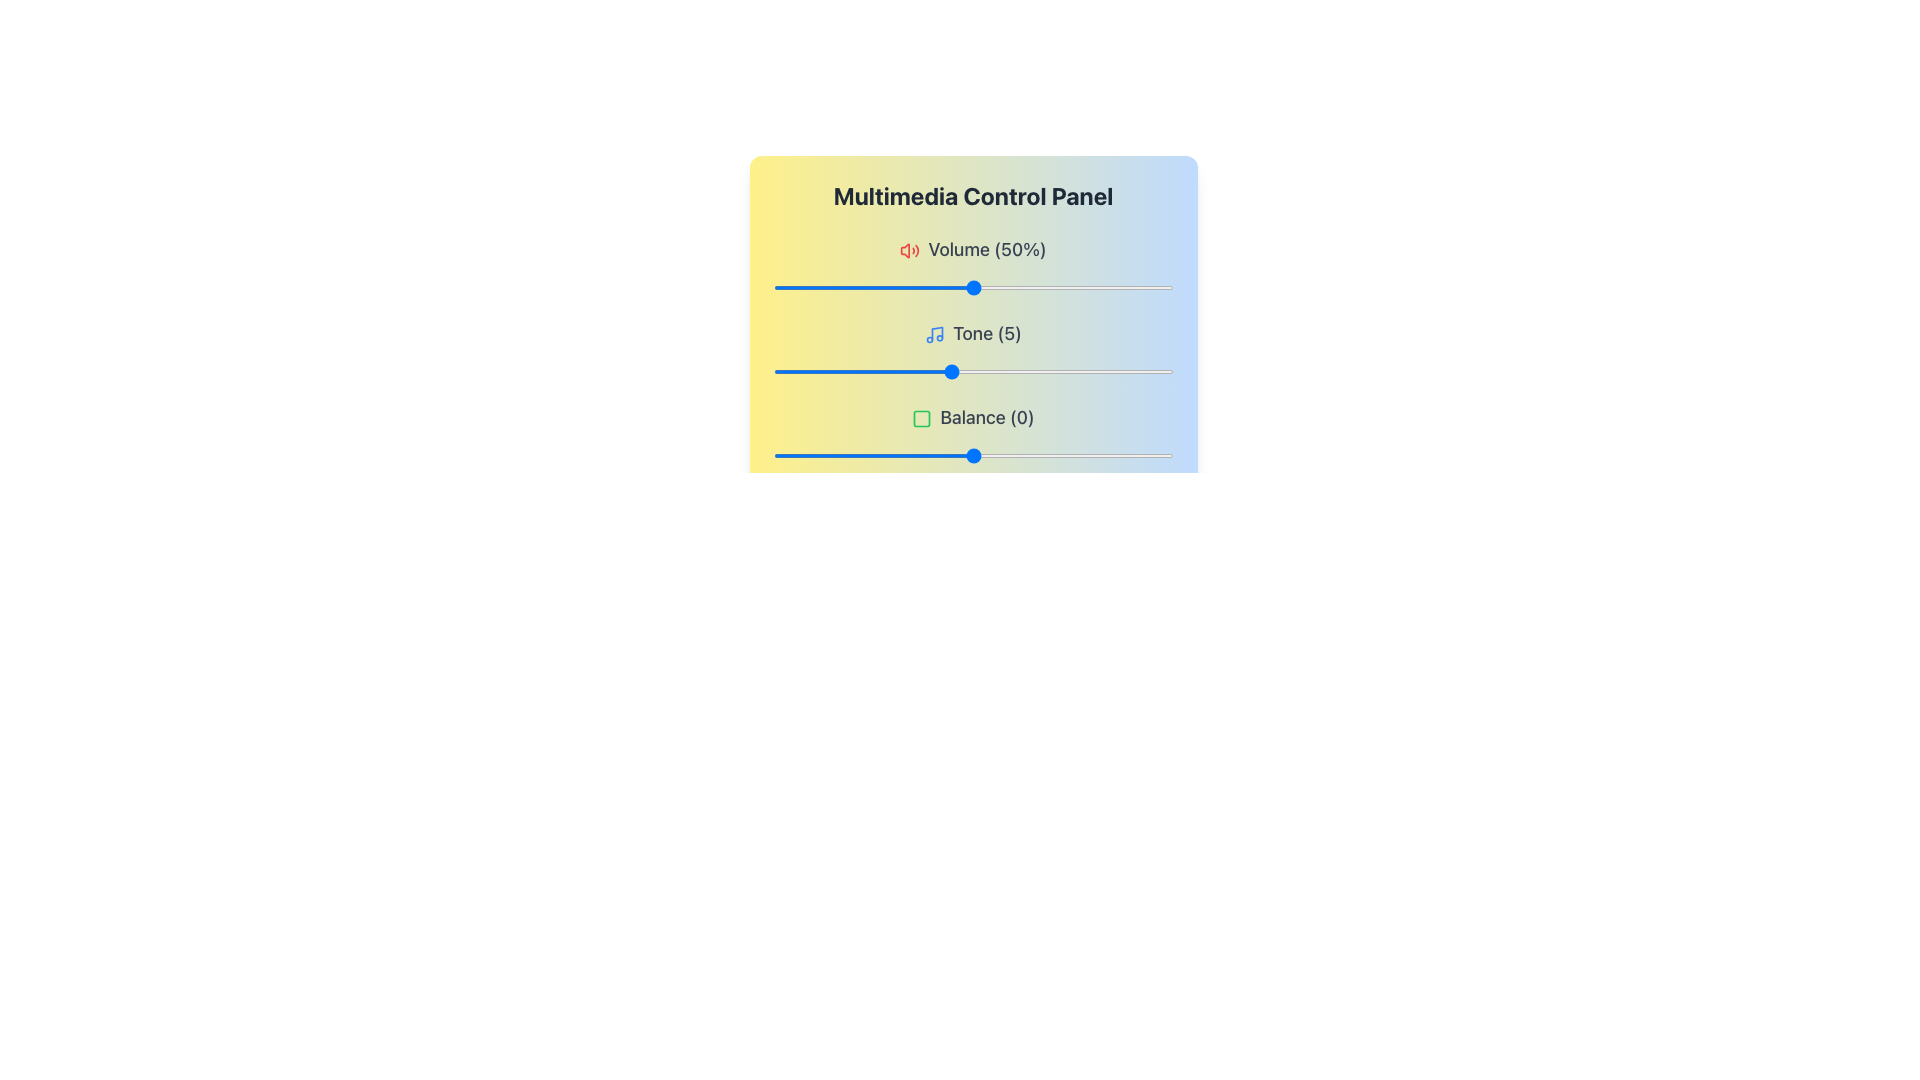  Describe the element at coordinates (921, 418) in the screenshot. I see `the green square icon with rounded corners that is positioned to the left of the text 'Balance (0)' in the Multimedia Control Panel` at that location.